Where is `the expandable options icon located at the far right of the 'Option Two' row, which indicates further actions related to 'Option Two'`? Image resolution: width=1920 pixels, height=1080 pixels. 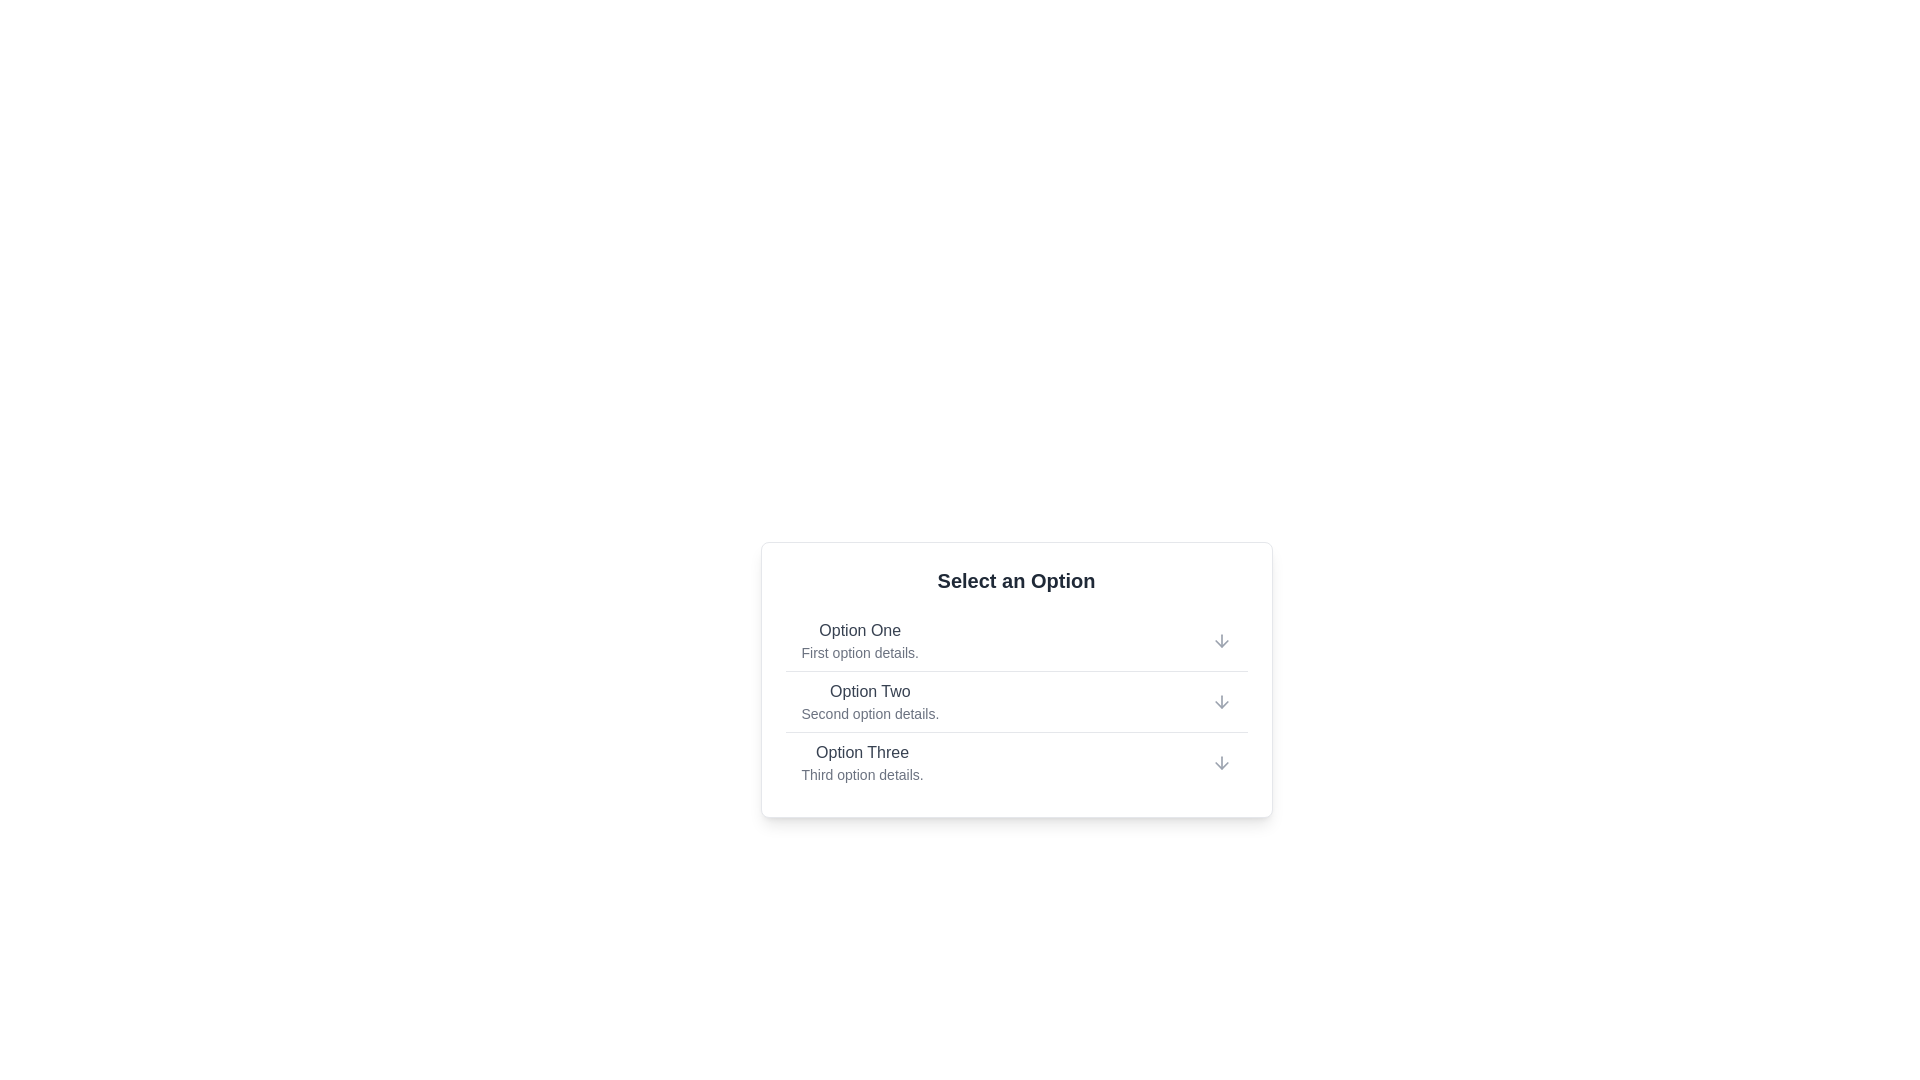 the expandable options icon located at the far right of the 'Option Two' row, which indicates further actions related to 'Option Two' is located at coordinates (1220, 701).